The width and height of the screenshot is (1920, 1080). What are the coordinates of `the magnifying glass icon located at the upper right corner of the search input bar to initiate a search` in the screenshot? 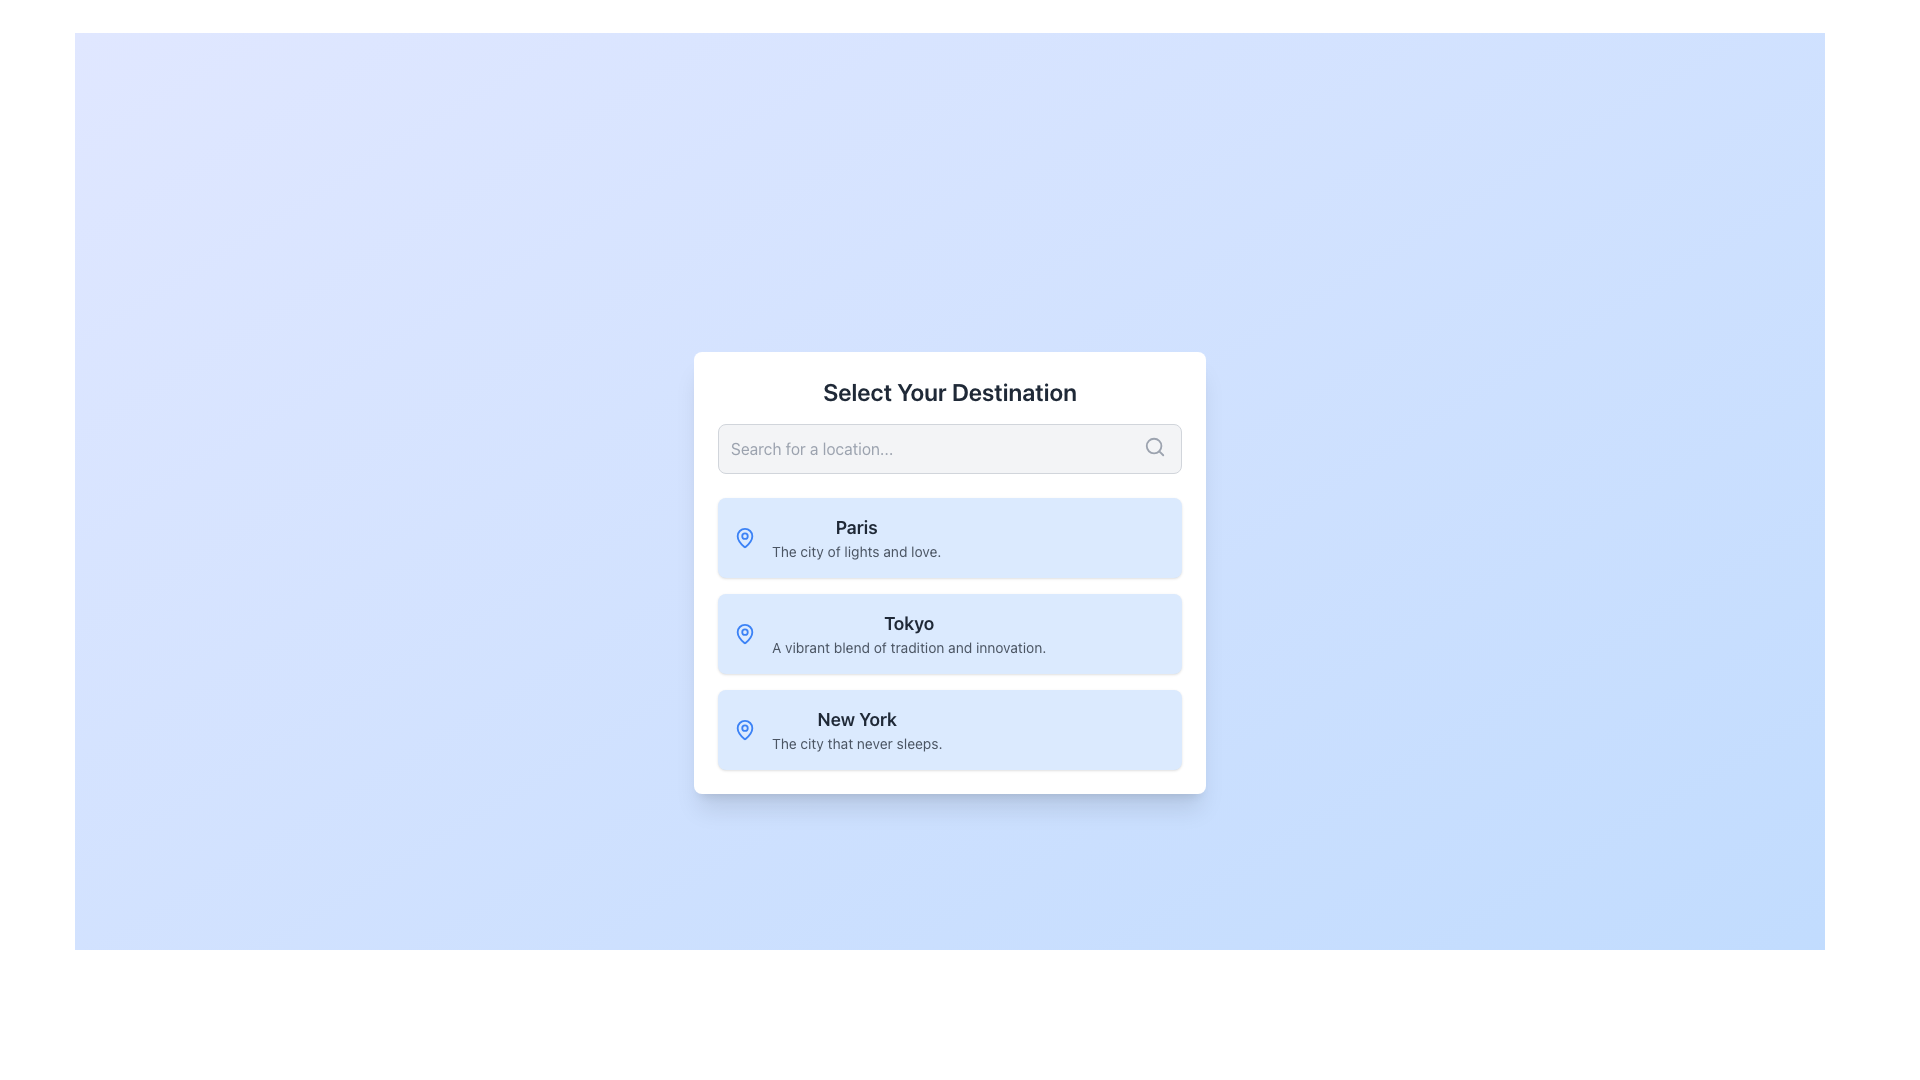 It's located at (1155, 446).